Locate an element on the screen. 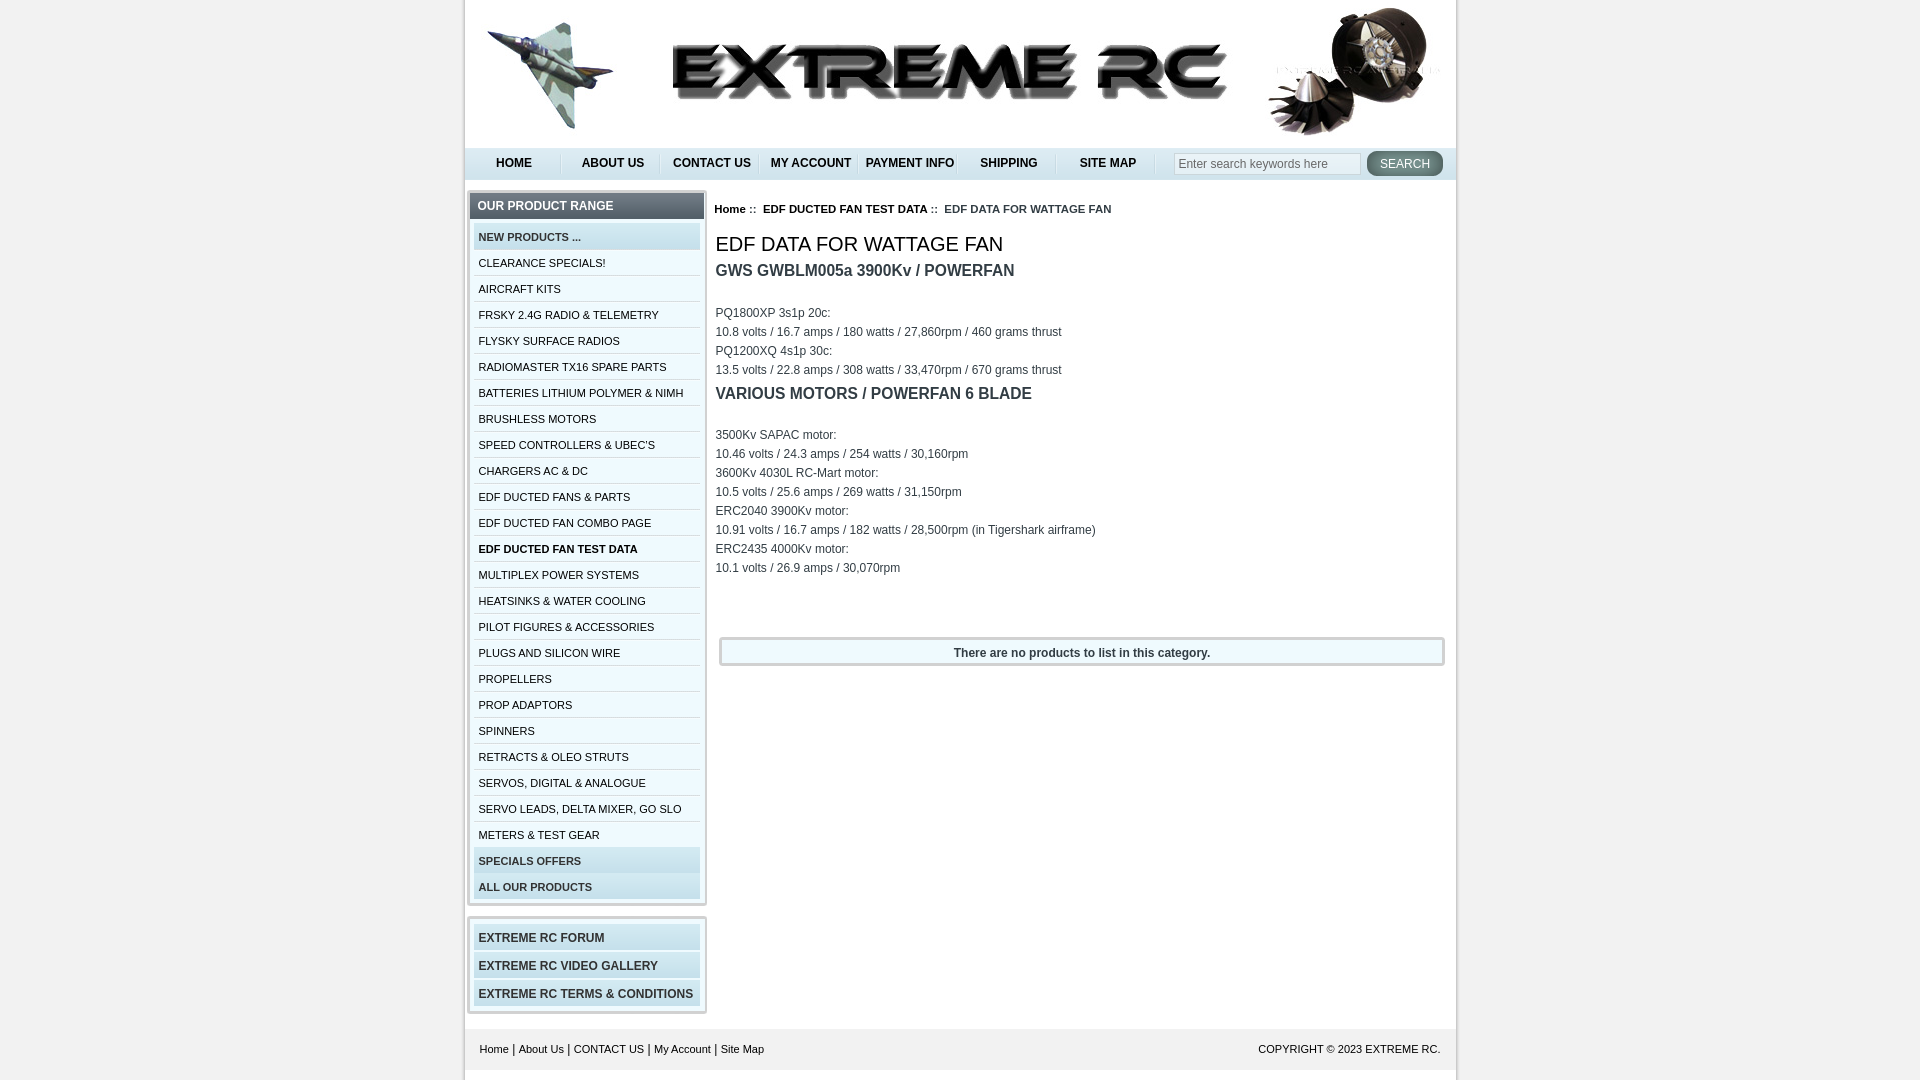 This screenshot has width=1920, height=1080. 'My Account' is located at coordinates (682, 1048).